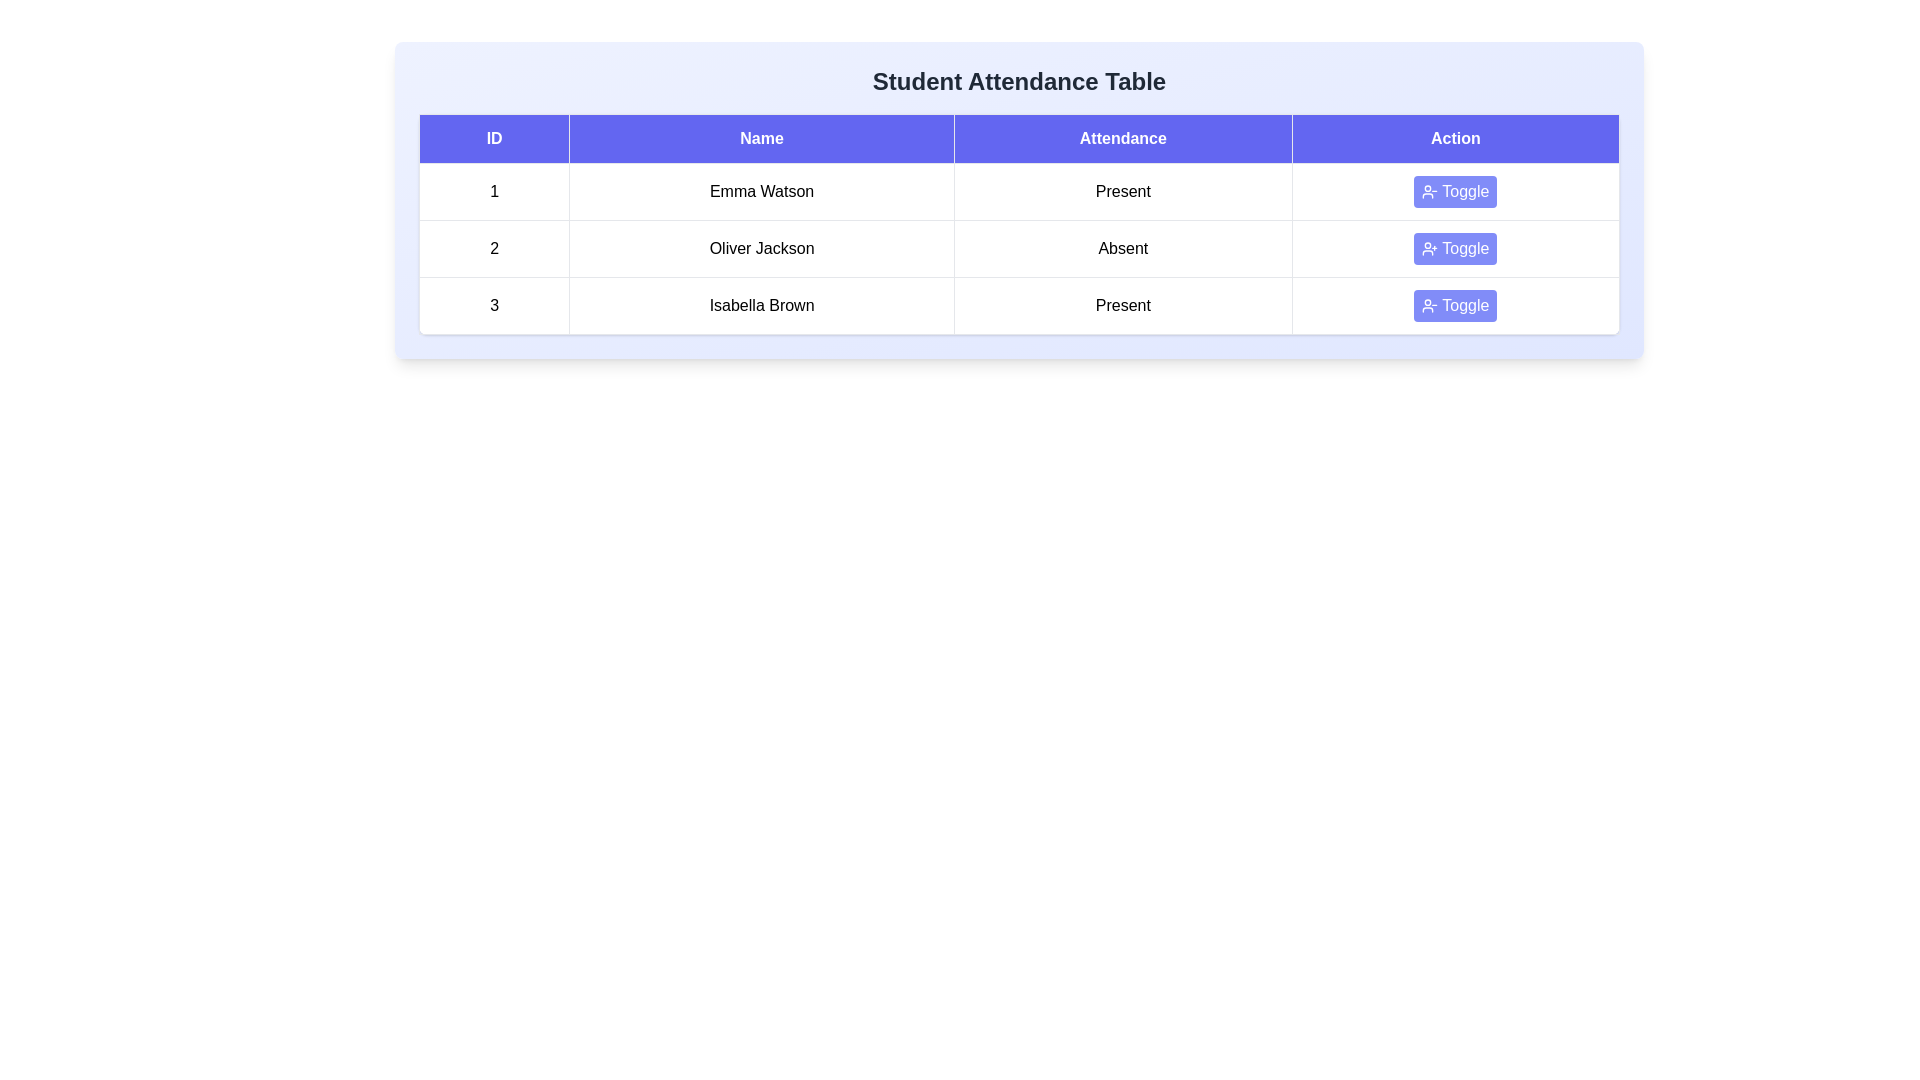 This screenshot has height=1080, width=1920. What do you see at coordinates (1123, 192) in the screenshot?
I see `text 'Present' displayed in black font inside the table cell located in the third column, first row of the 'Student Attendance Table'` at bounding box center [1123, 192].